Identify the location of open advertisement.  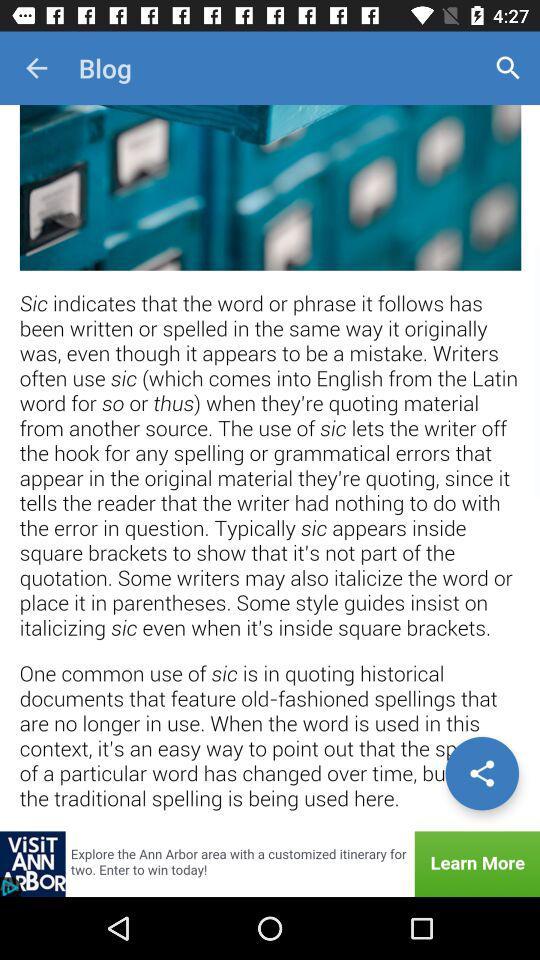
(270, 863).